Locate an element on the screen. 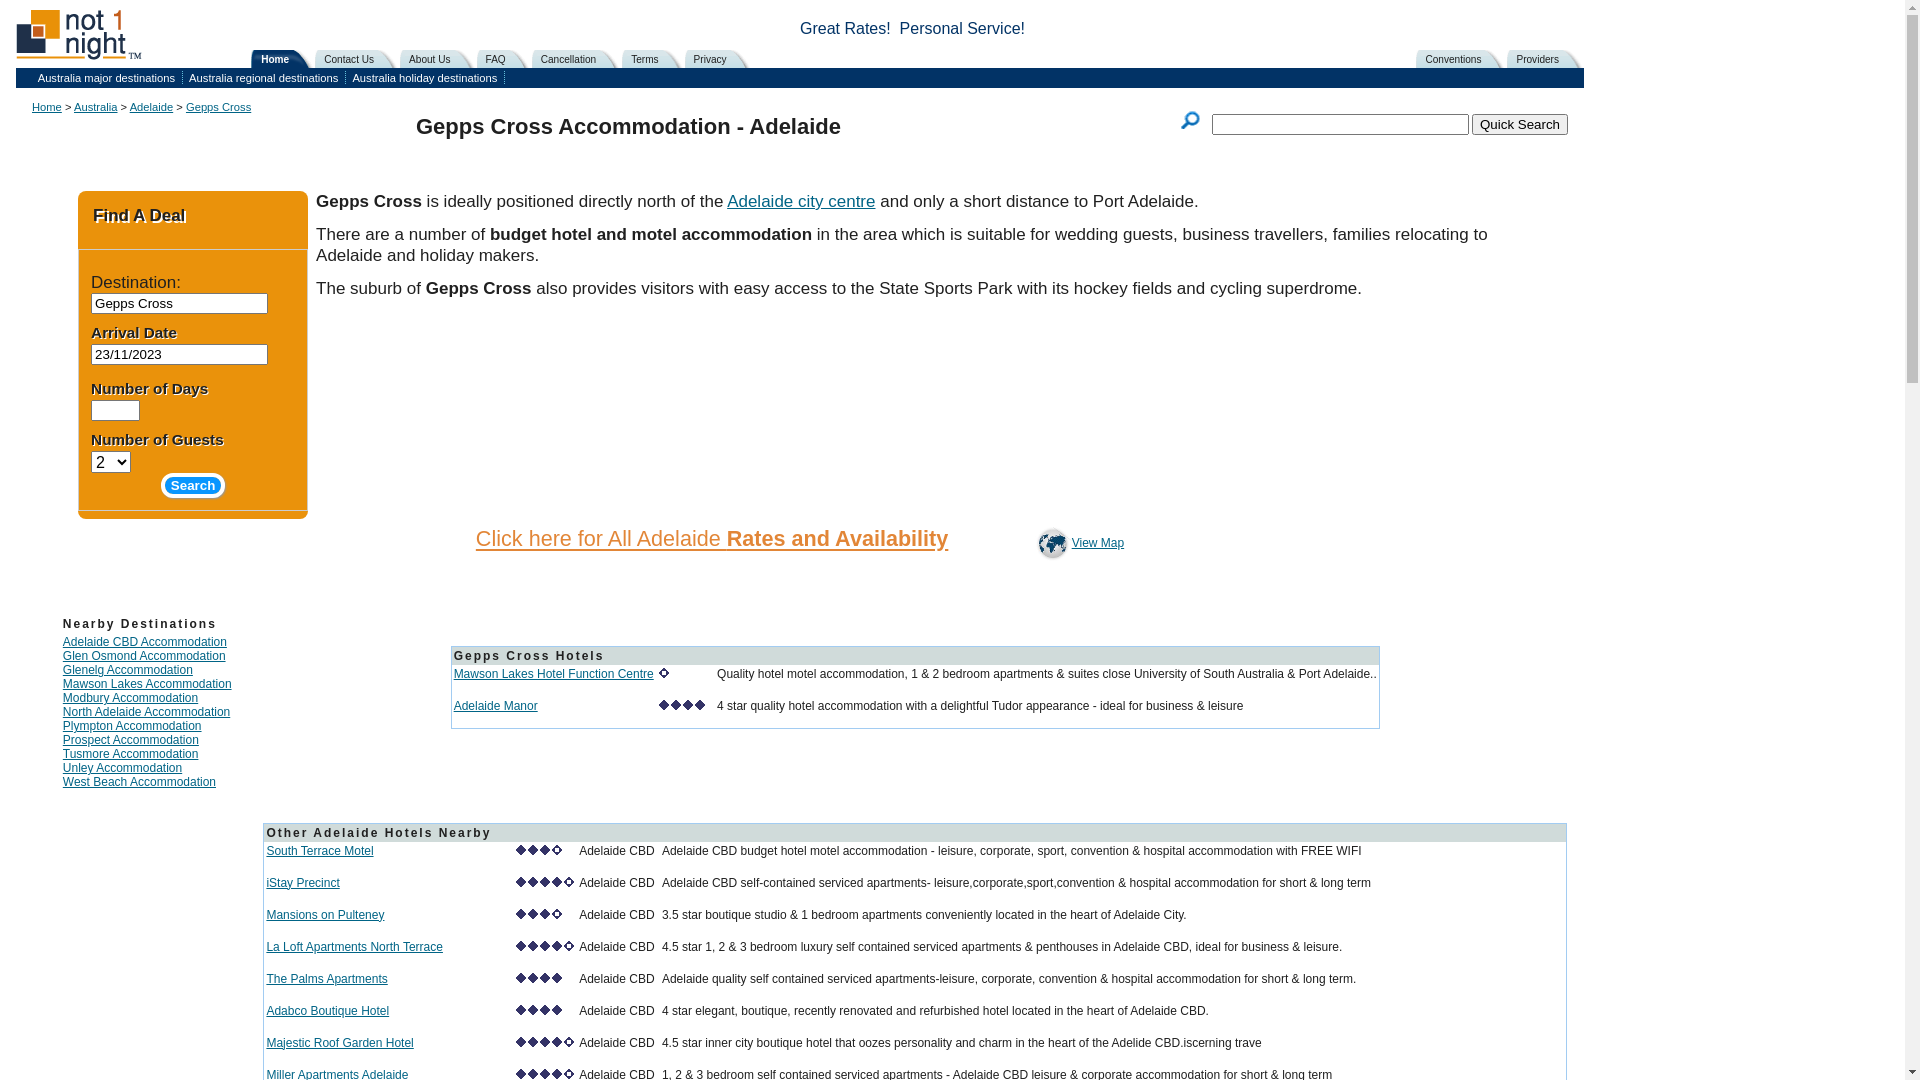 The width and height of the screenshot is (1920, 1080). 'West Beach Accommodation' is located at coordinates (138, 781).